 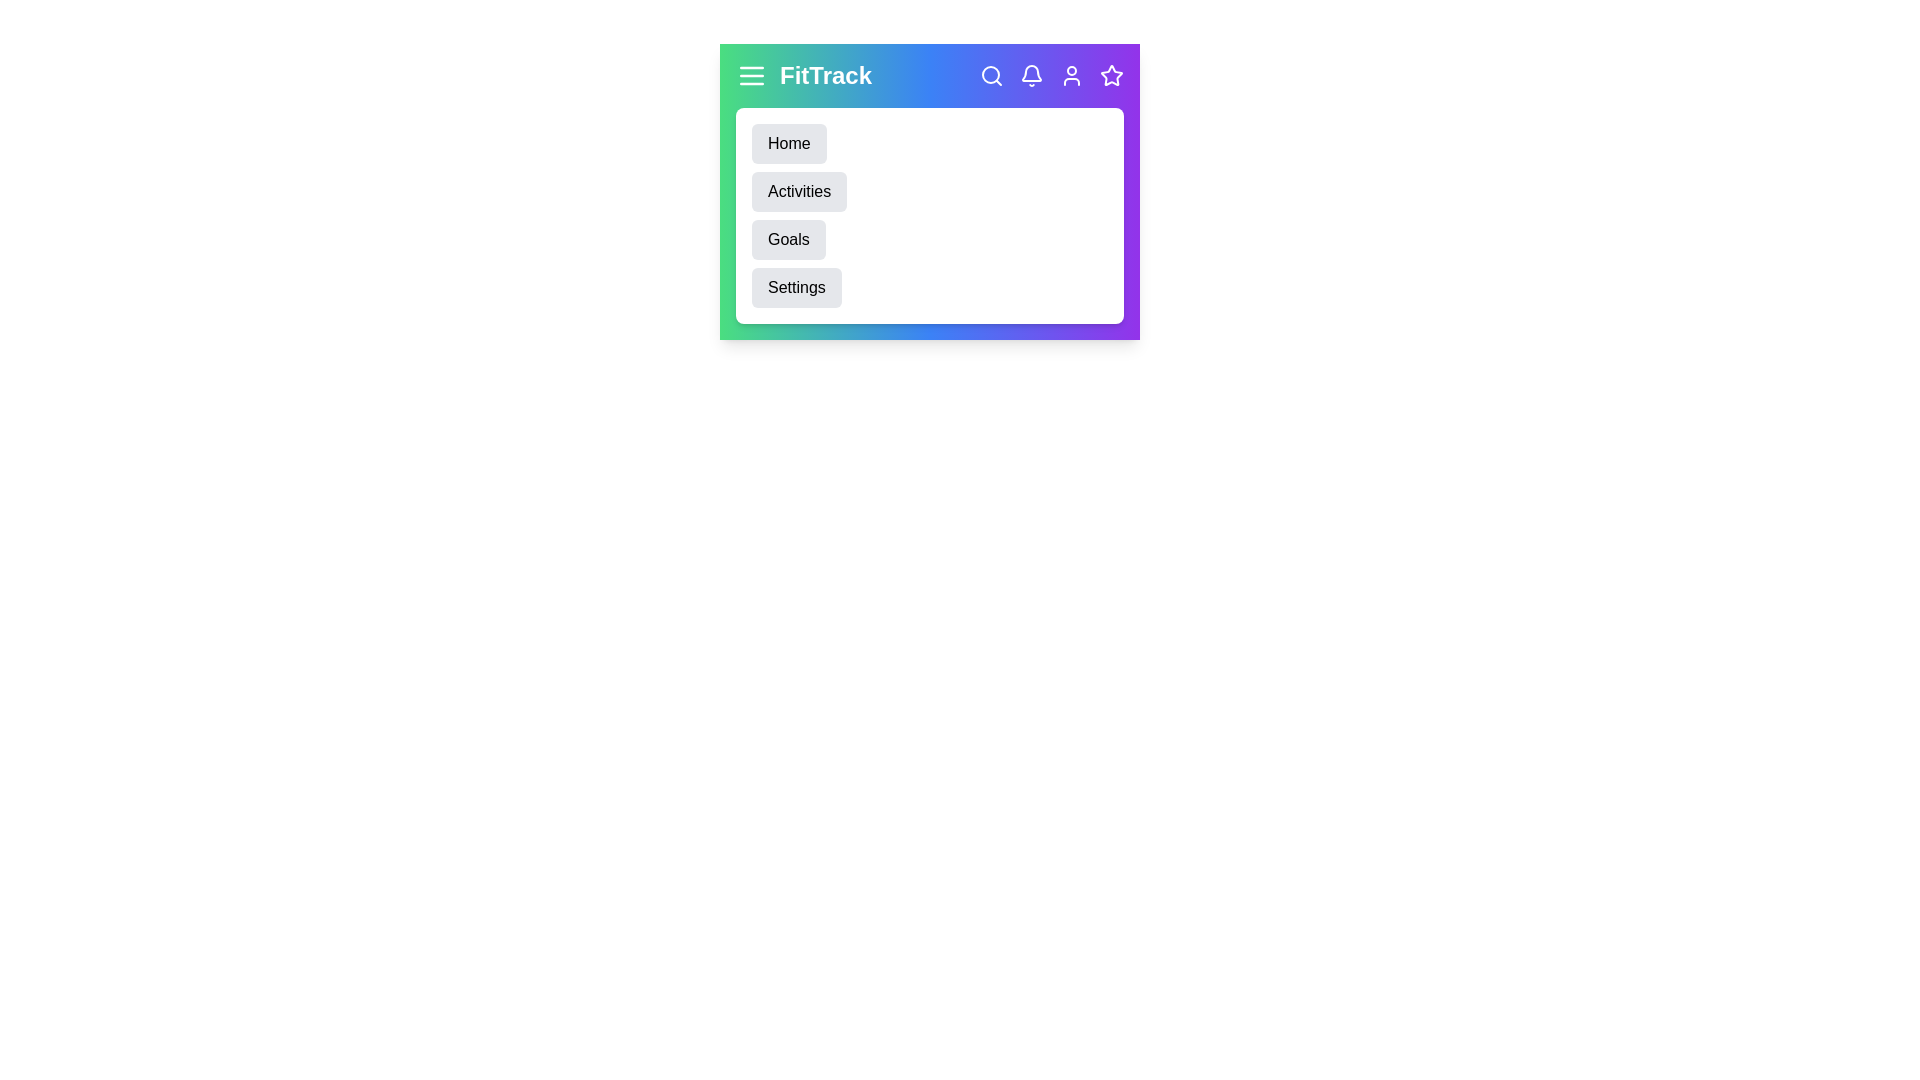 I want to click on the search icon to initiate a search, so click(x=992, y=75).